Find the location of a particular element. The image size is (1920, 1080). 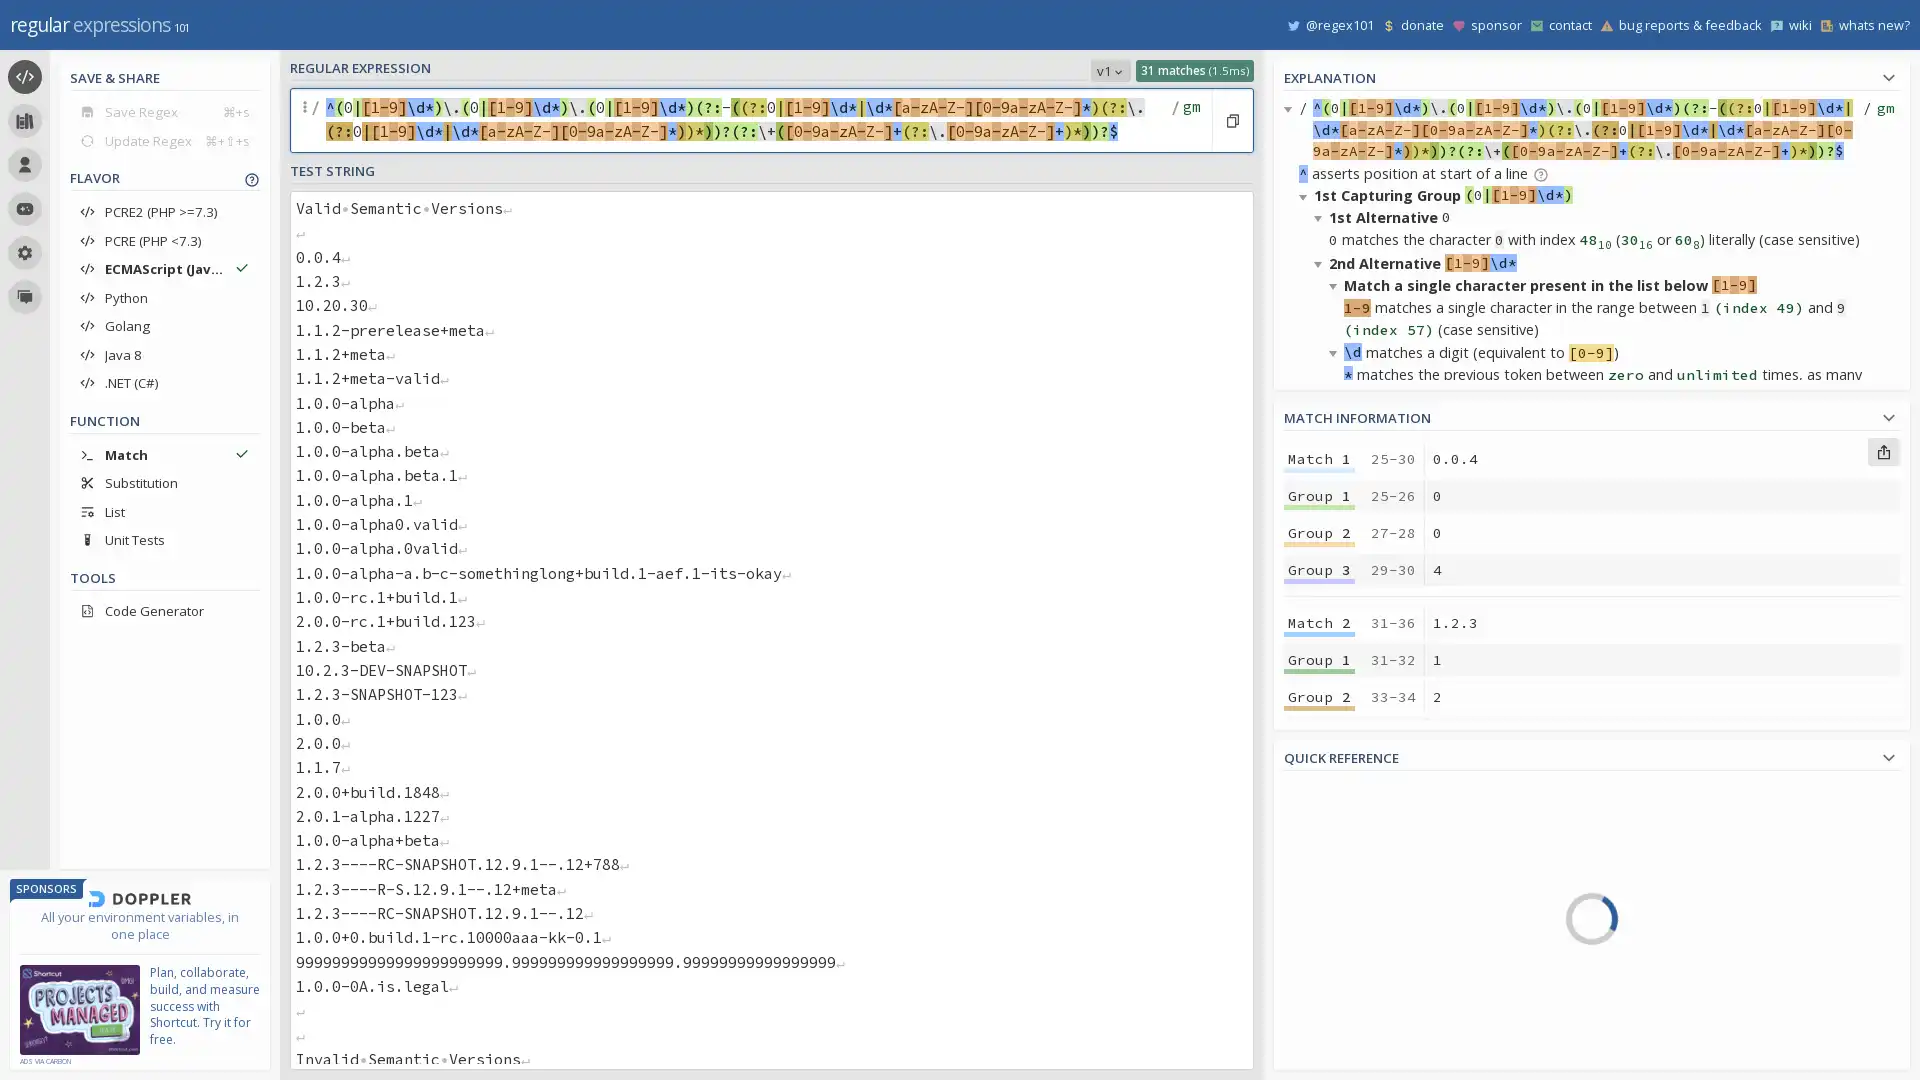

Collapse Subtree is located at coordinates (1336, 532).